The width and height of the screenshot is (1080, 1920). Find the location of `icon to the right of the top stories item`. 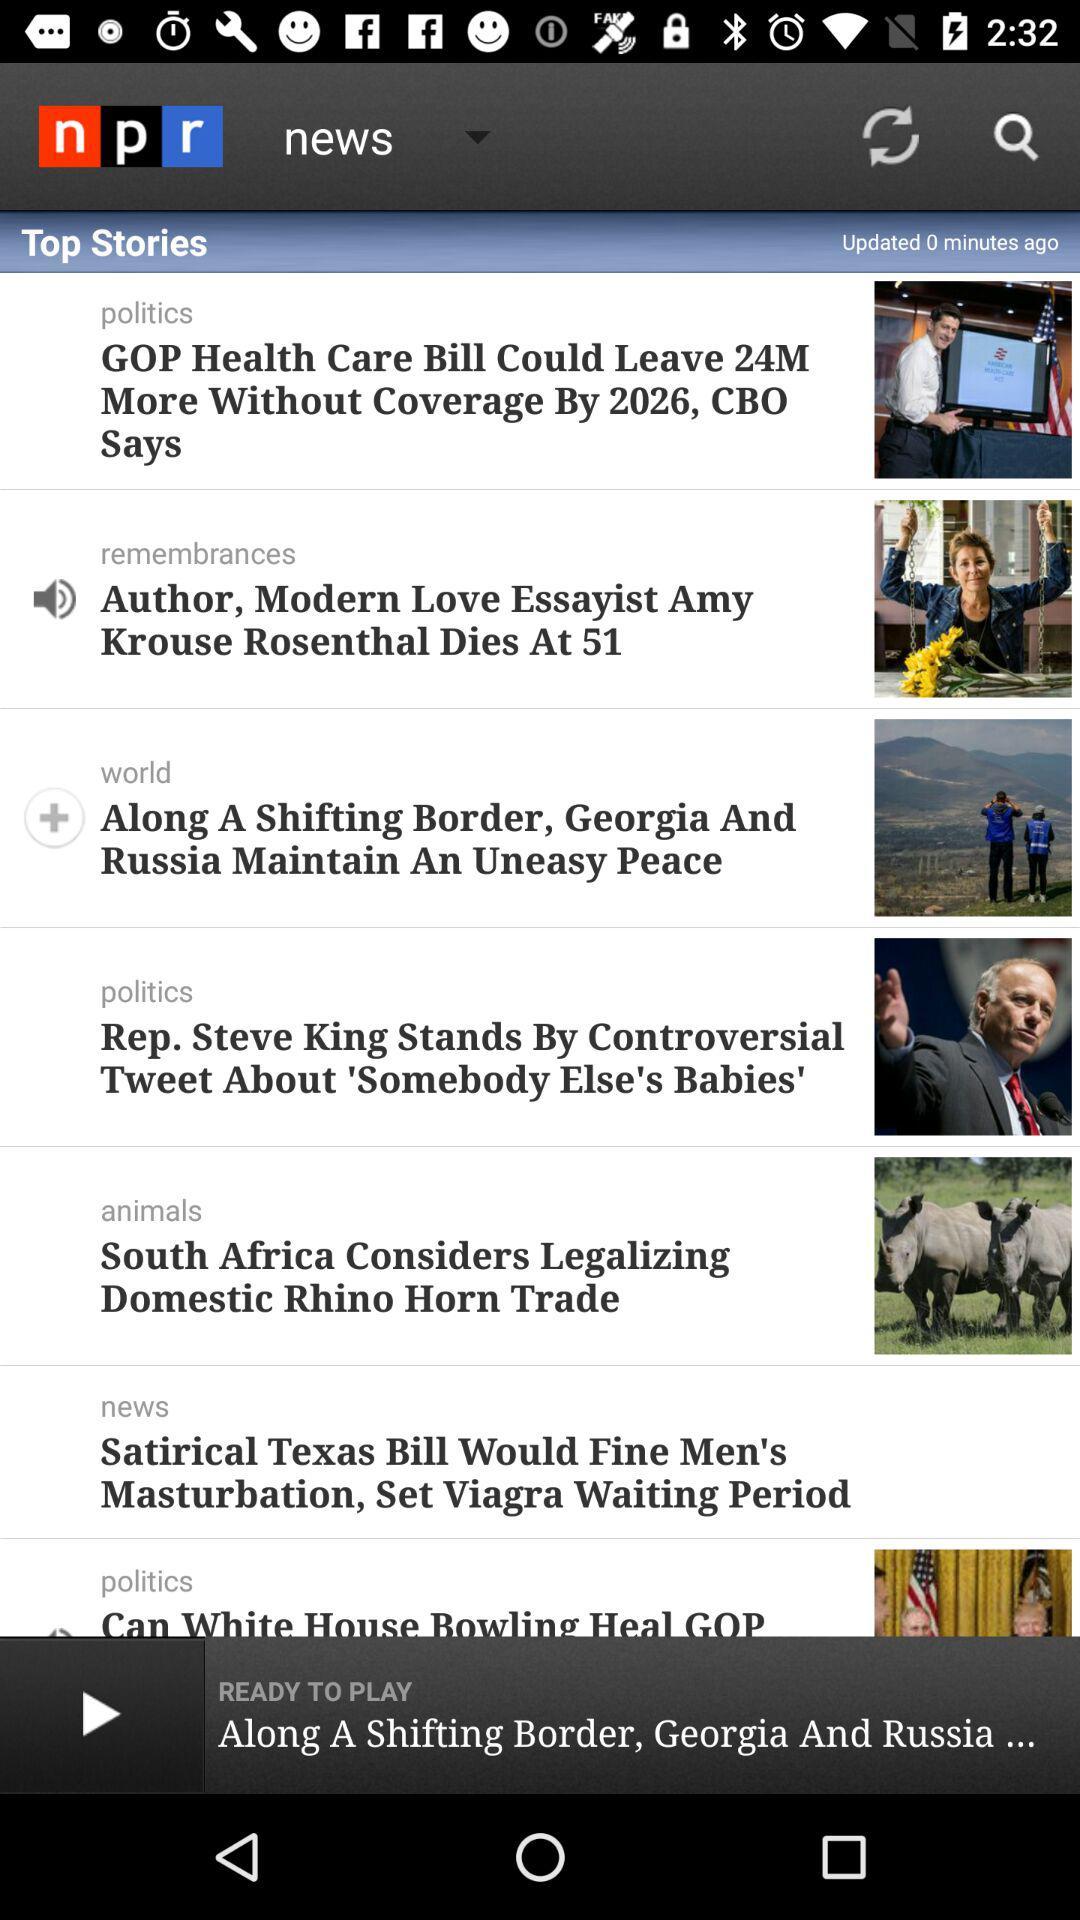

icon to the right of the top stories item is located at coordinates (890, 135).